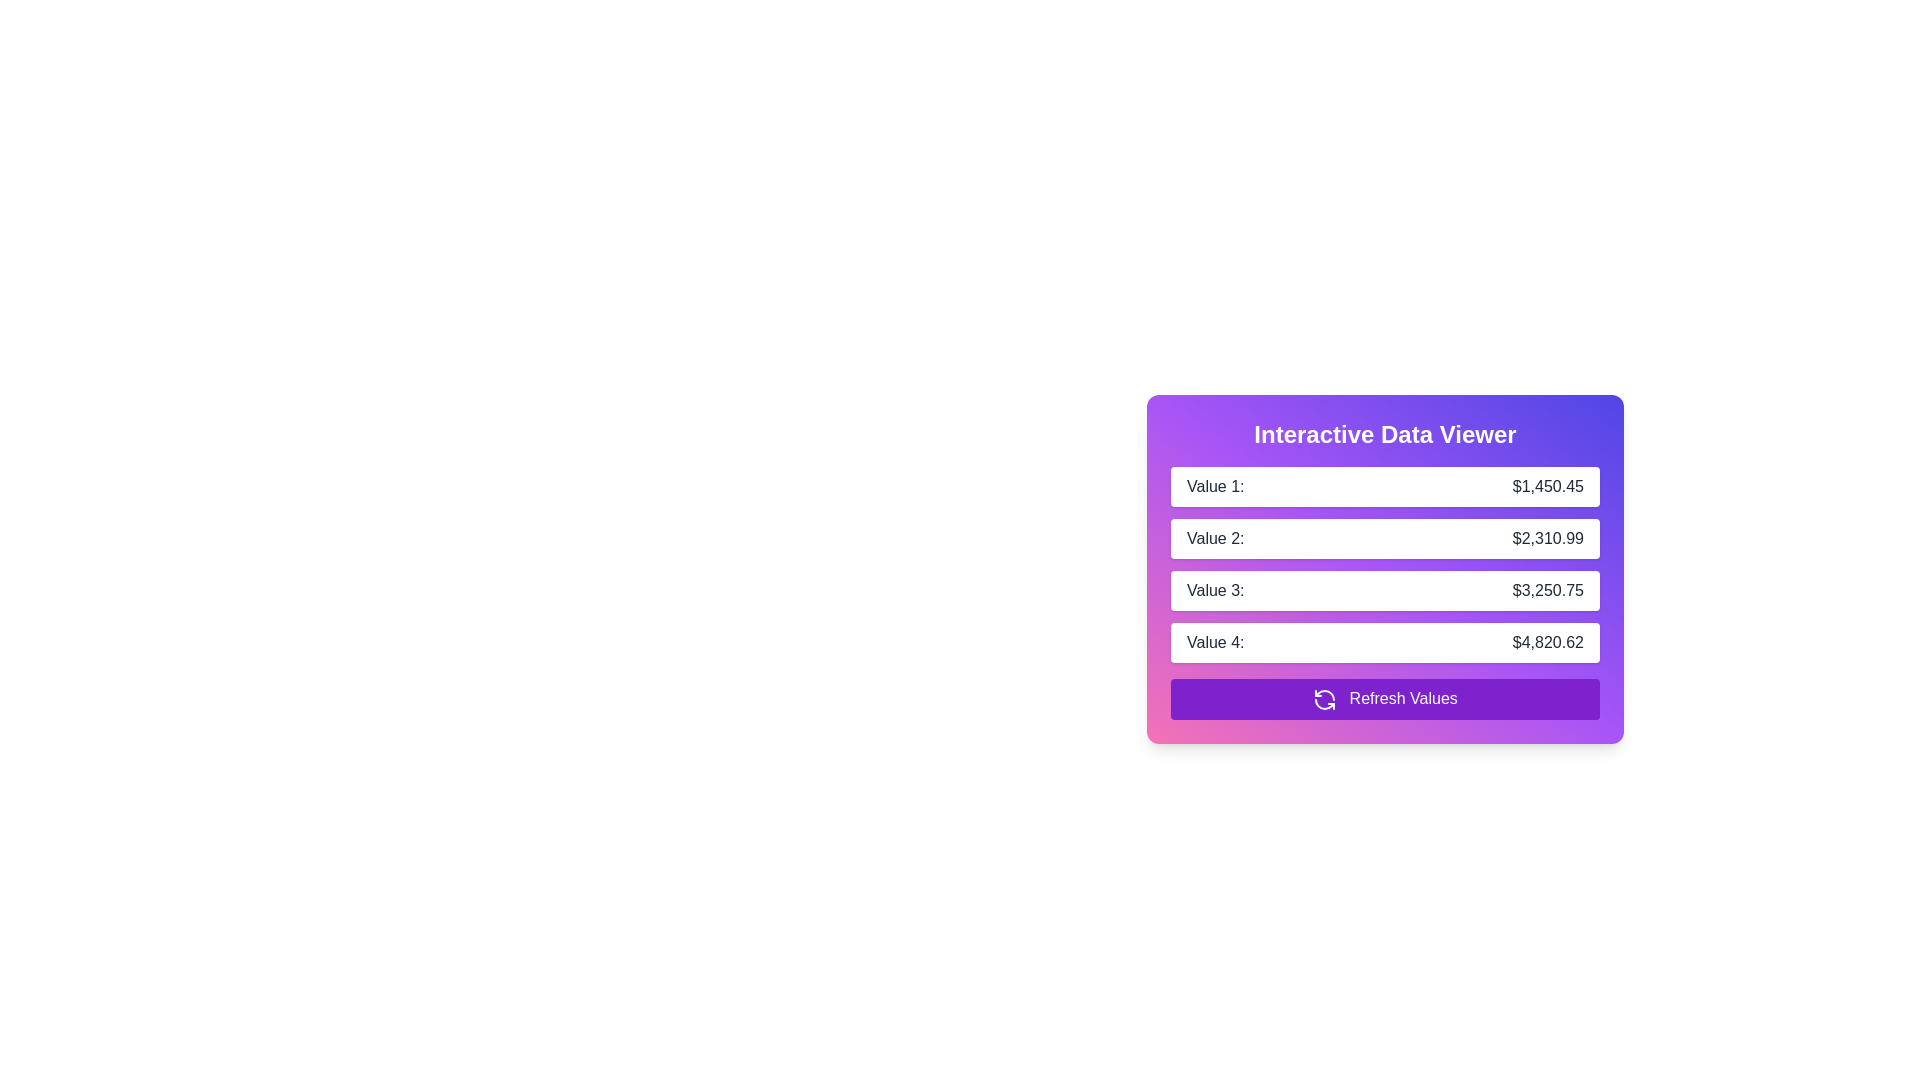  Describe the element at coordinates (1547, 643) in the screenshot. I see `the Text Display that shows the monetary value '$4,820.62', which is visually aligned with the label 'Value 4:' and located in the fourth row of the 'Interactive Data Viewer'` at that location.